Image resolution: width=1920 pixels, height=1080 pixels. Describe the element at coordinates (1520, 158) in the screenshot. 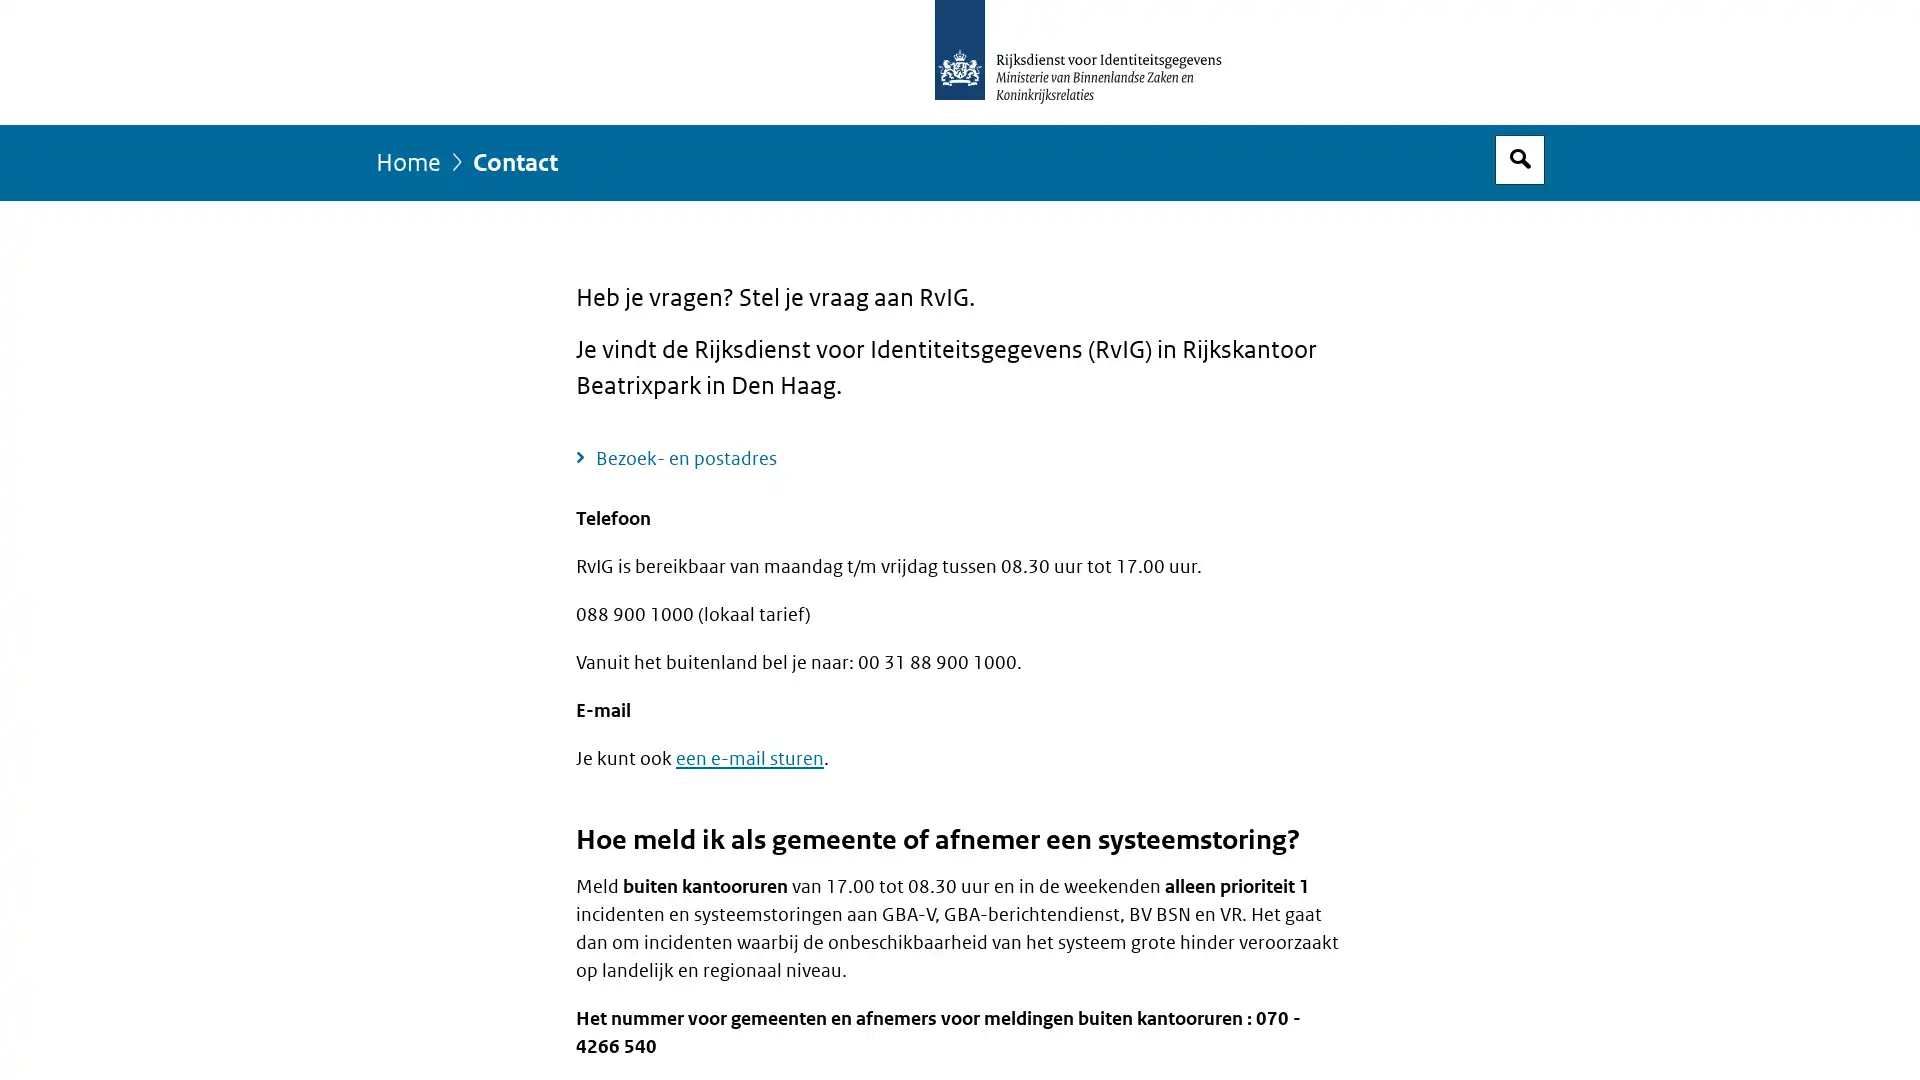

I see `Open zoekveld` at that location.